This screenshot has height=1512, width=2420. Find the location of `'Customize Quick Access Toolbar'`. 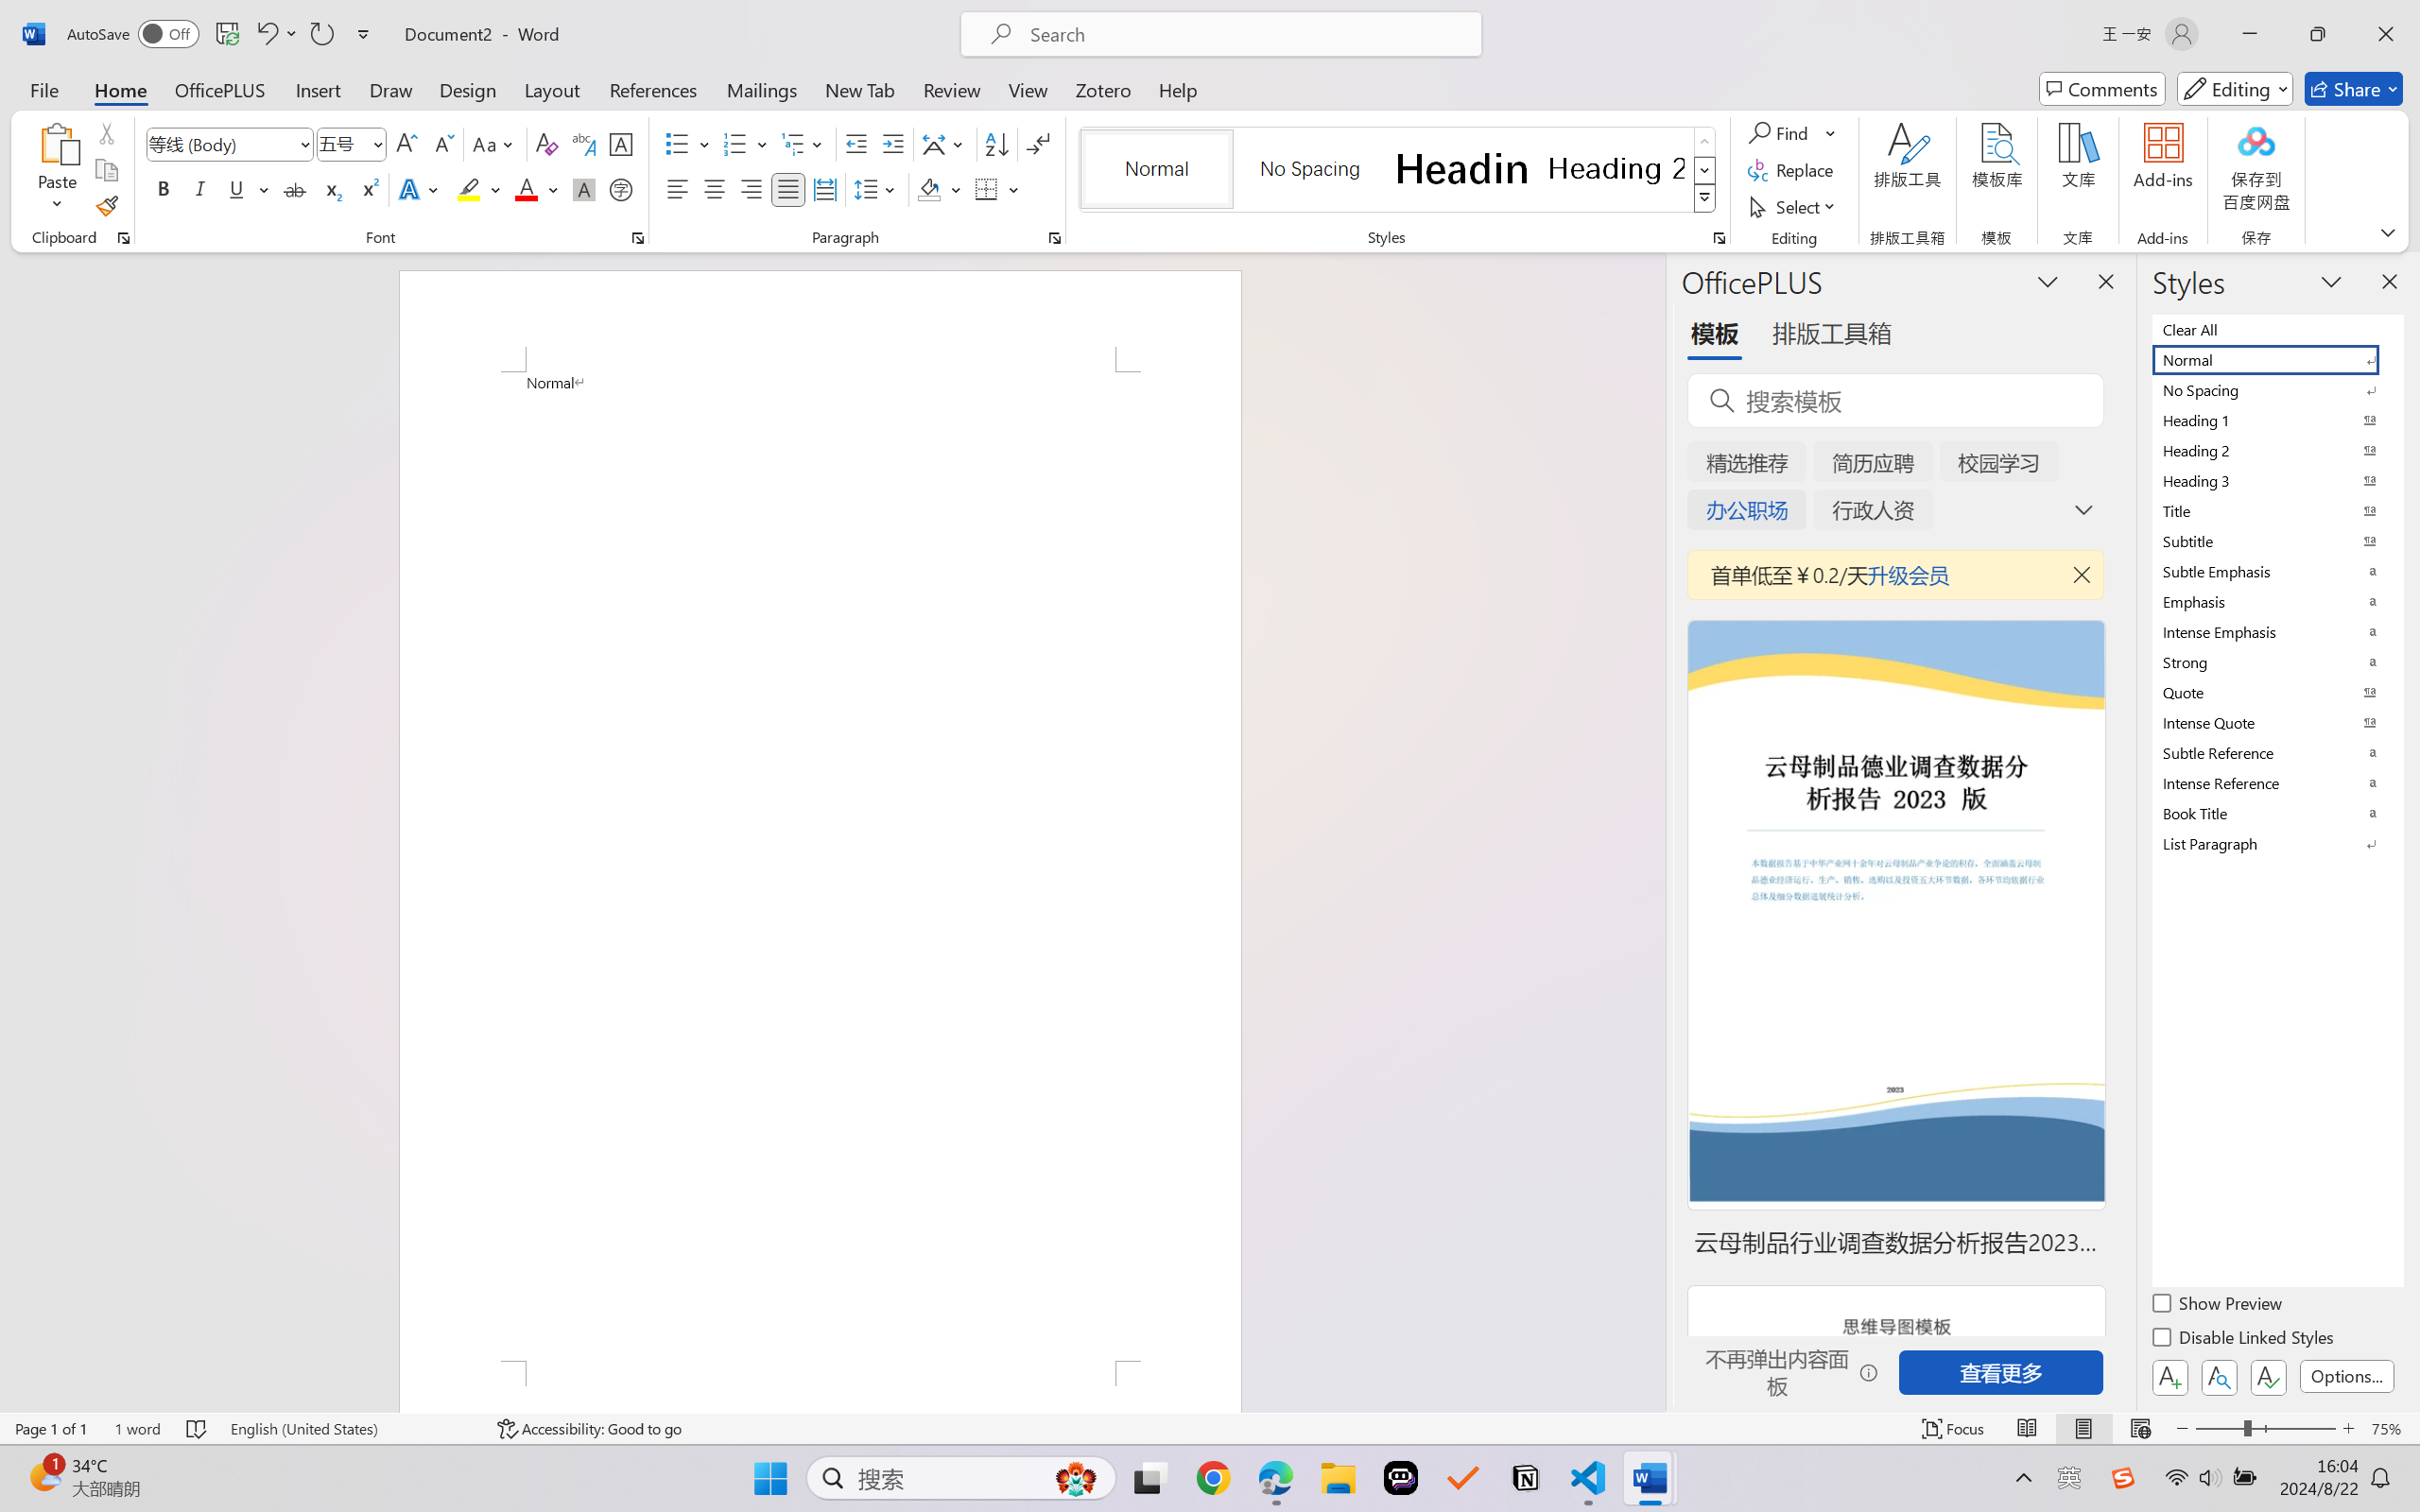

'Customize Quick Access Toolbar' is located at coordinates (363, 33).